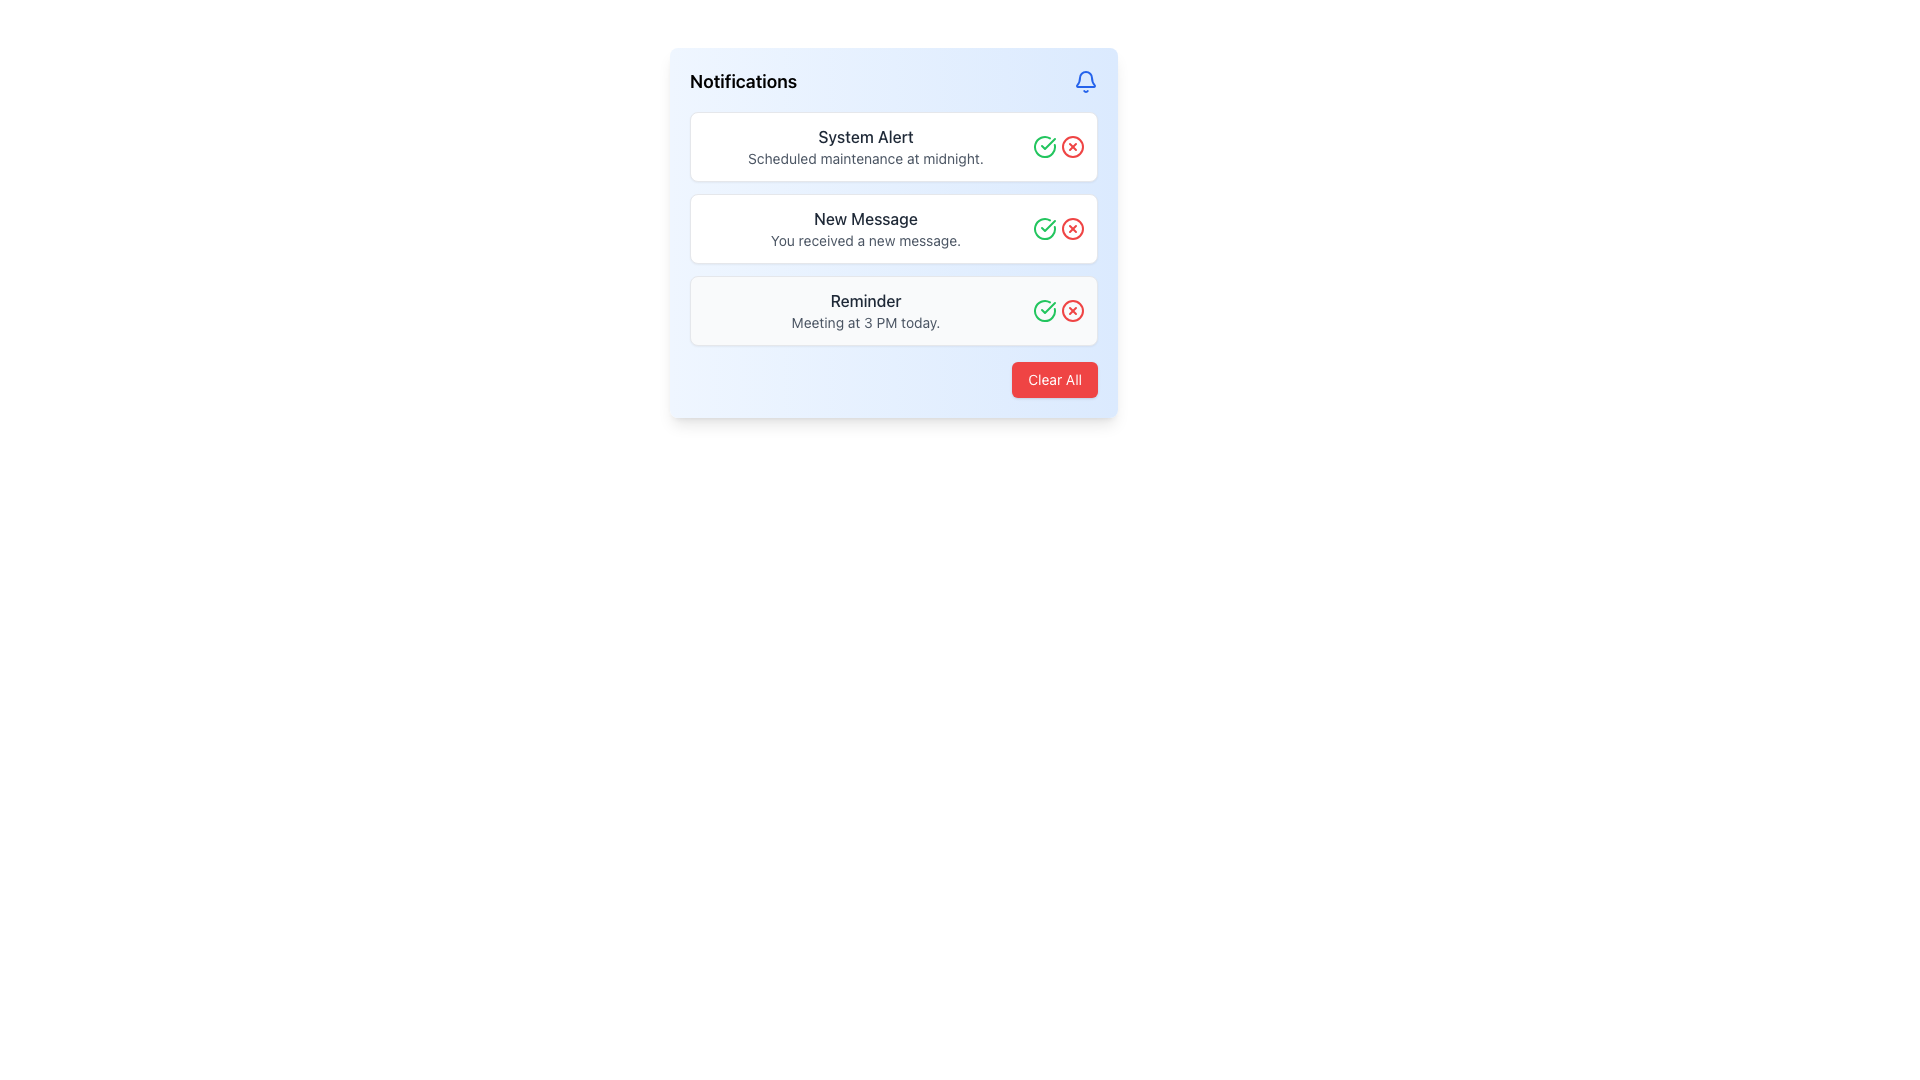 This screenshot has width=1920, height=1080. I want to click on the green circular checkmark icon located at the right side of the 'New Message' notification to mark it as acknowledged, so click(1044, 227).